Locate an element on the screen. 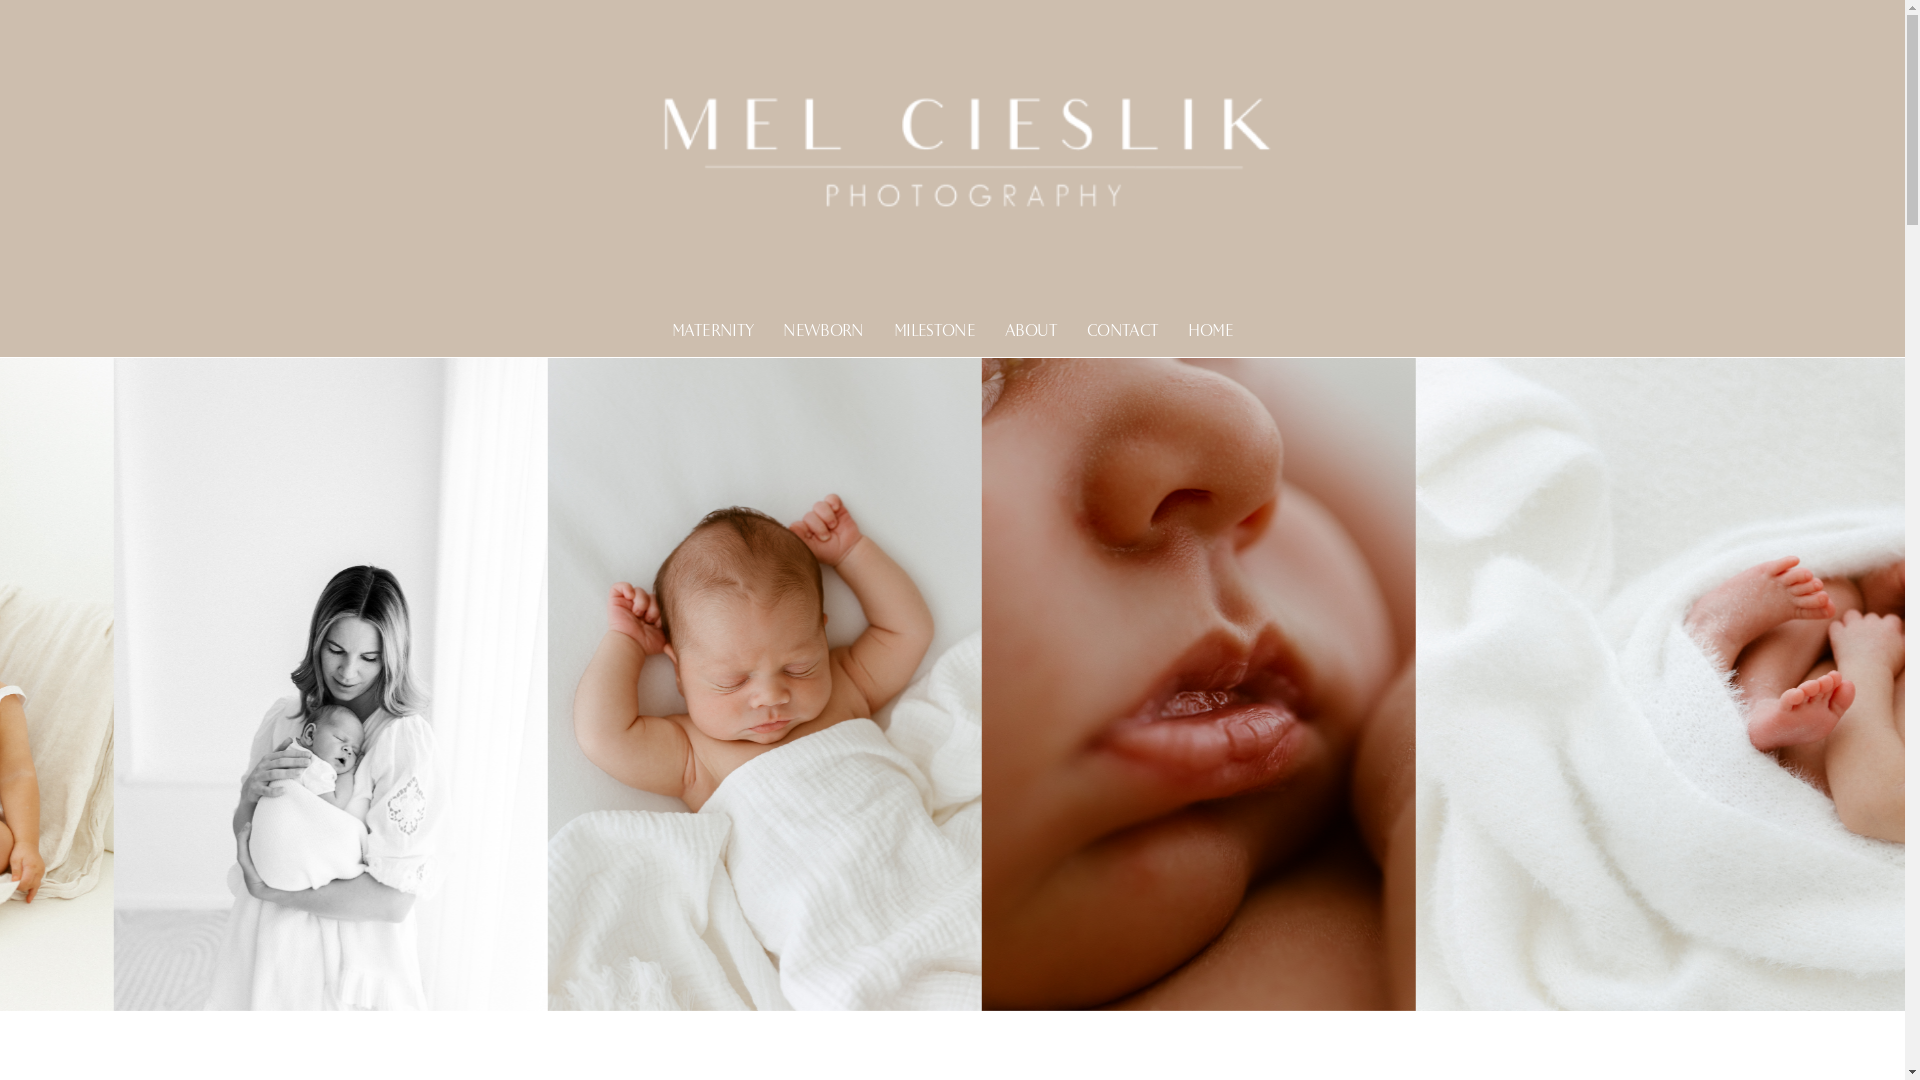 The image size is (1920, 1080). 'HOME' is located at coordinates (1208, 330).